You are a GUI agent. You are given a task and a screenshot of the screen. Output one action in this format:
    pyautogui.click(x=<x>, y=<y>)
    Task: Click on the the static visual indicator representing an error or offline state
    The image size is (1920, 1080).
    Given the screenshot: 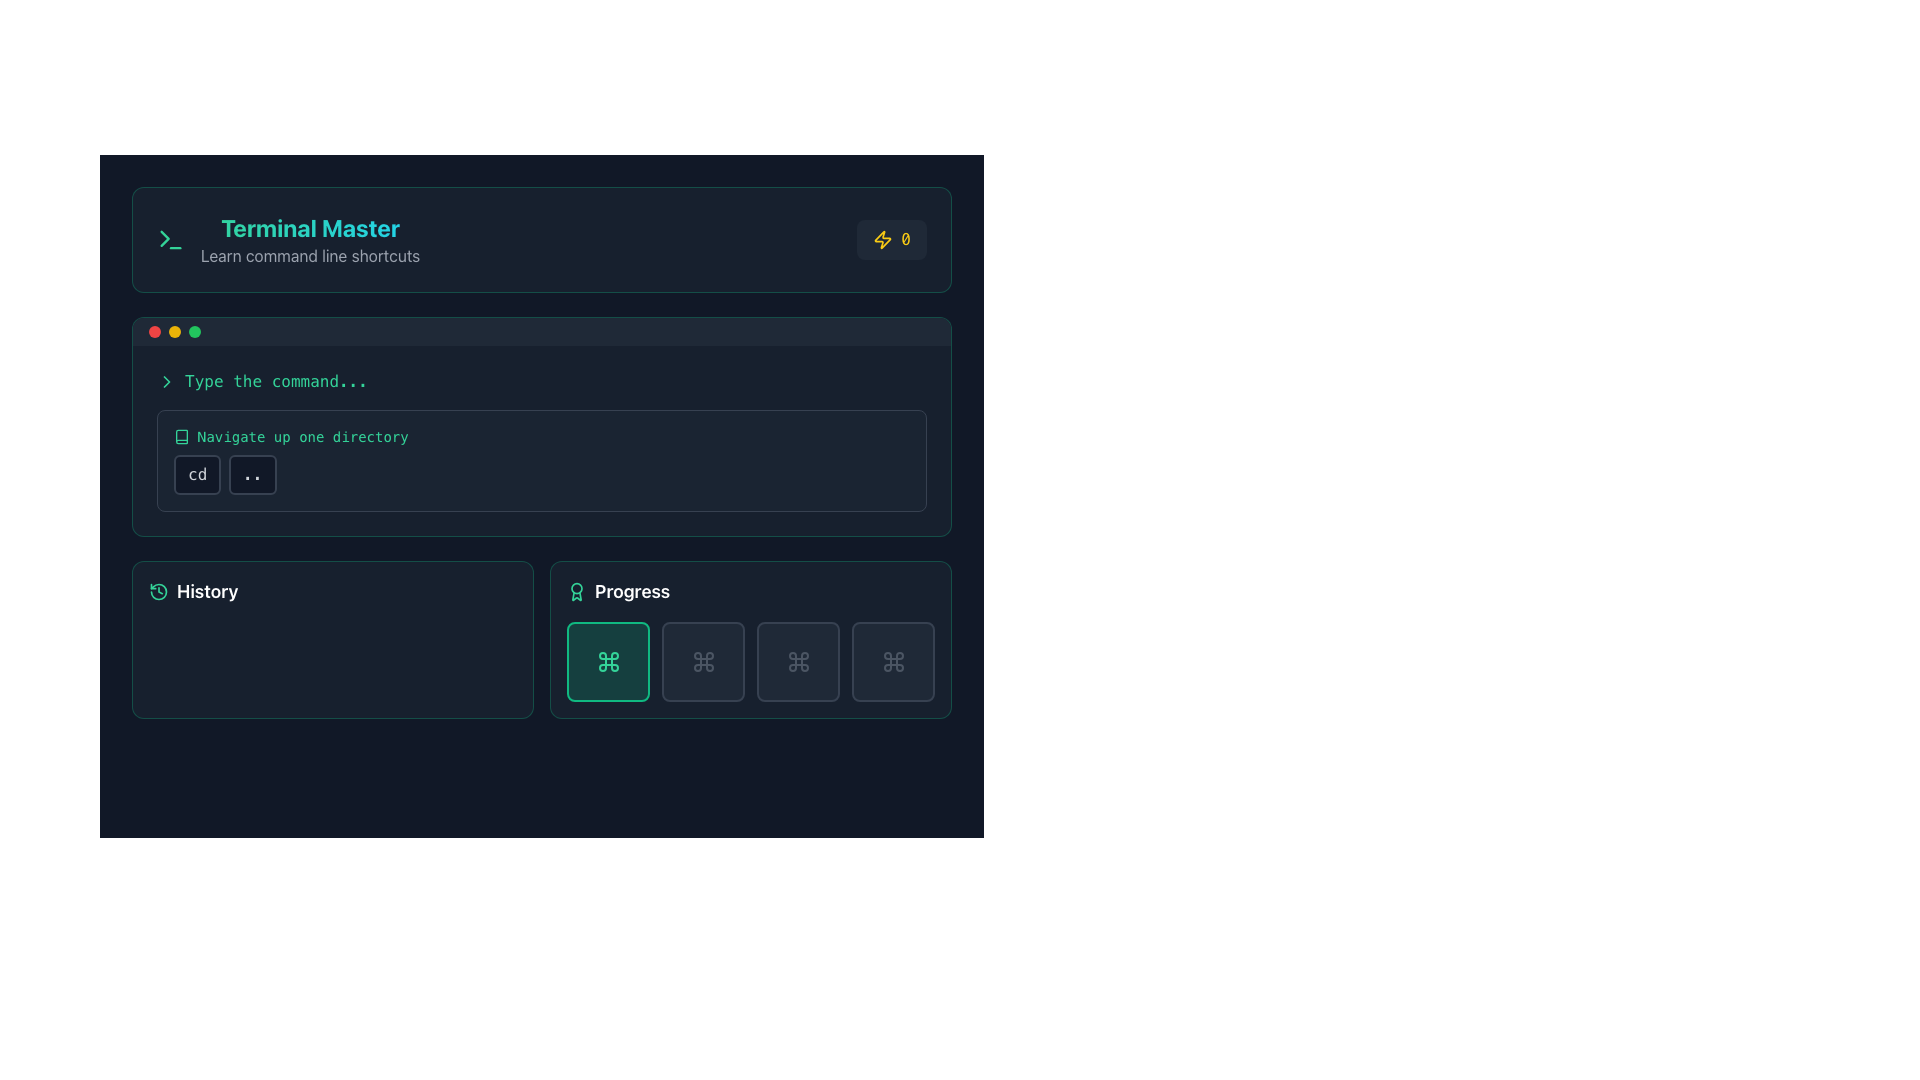 What is the action you would take?
    pyautogui.click(x=153, y=330)
    